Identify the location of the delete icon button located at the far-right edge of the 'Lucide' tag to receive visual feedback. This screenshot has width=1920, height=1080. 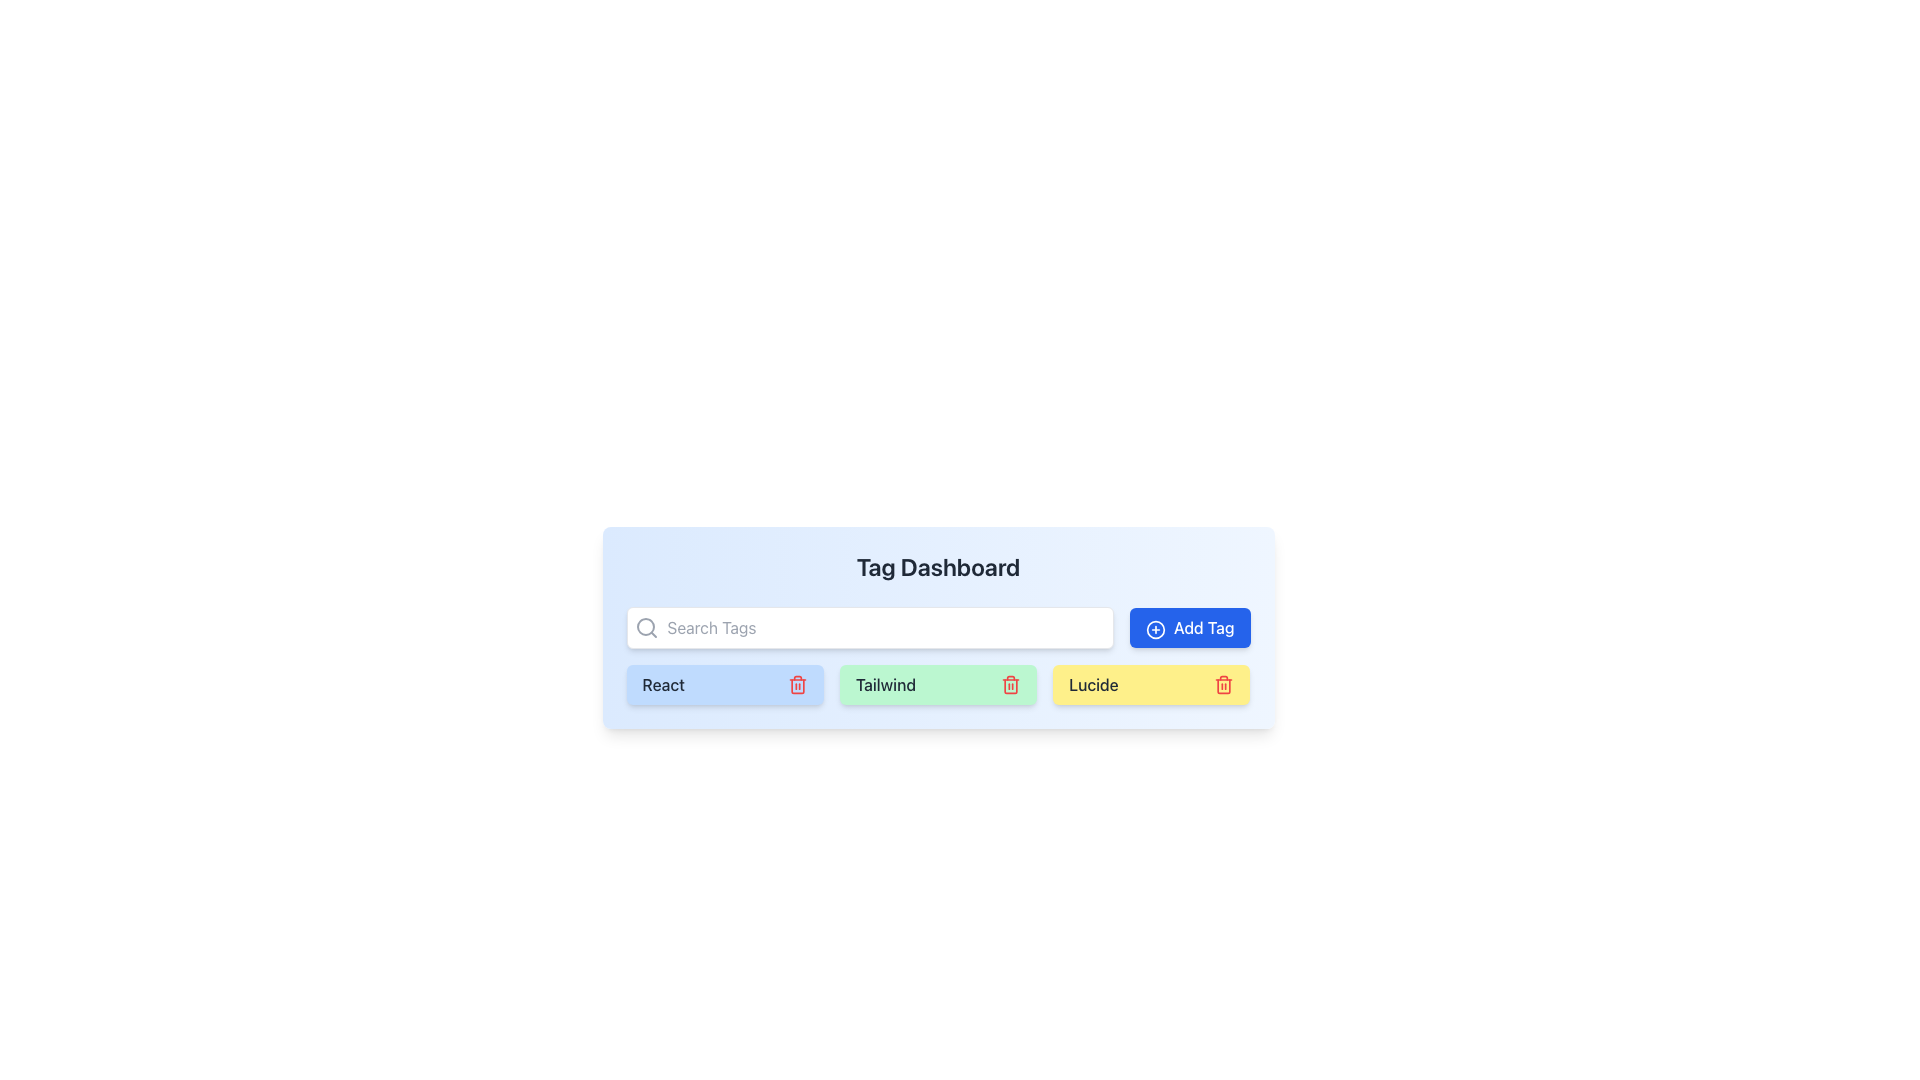
(1223, 684).